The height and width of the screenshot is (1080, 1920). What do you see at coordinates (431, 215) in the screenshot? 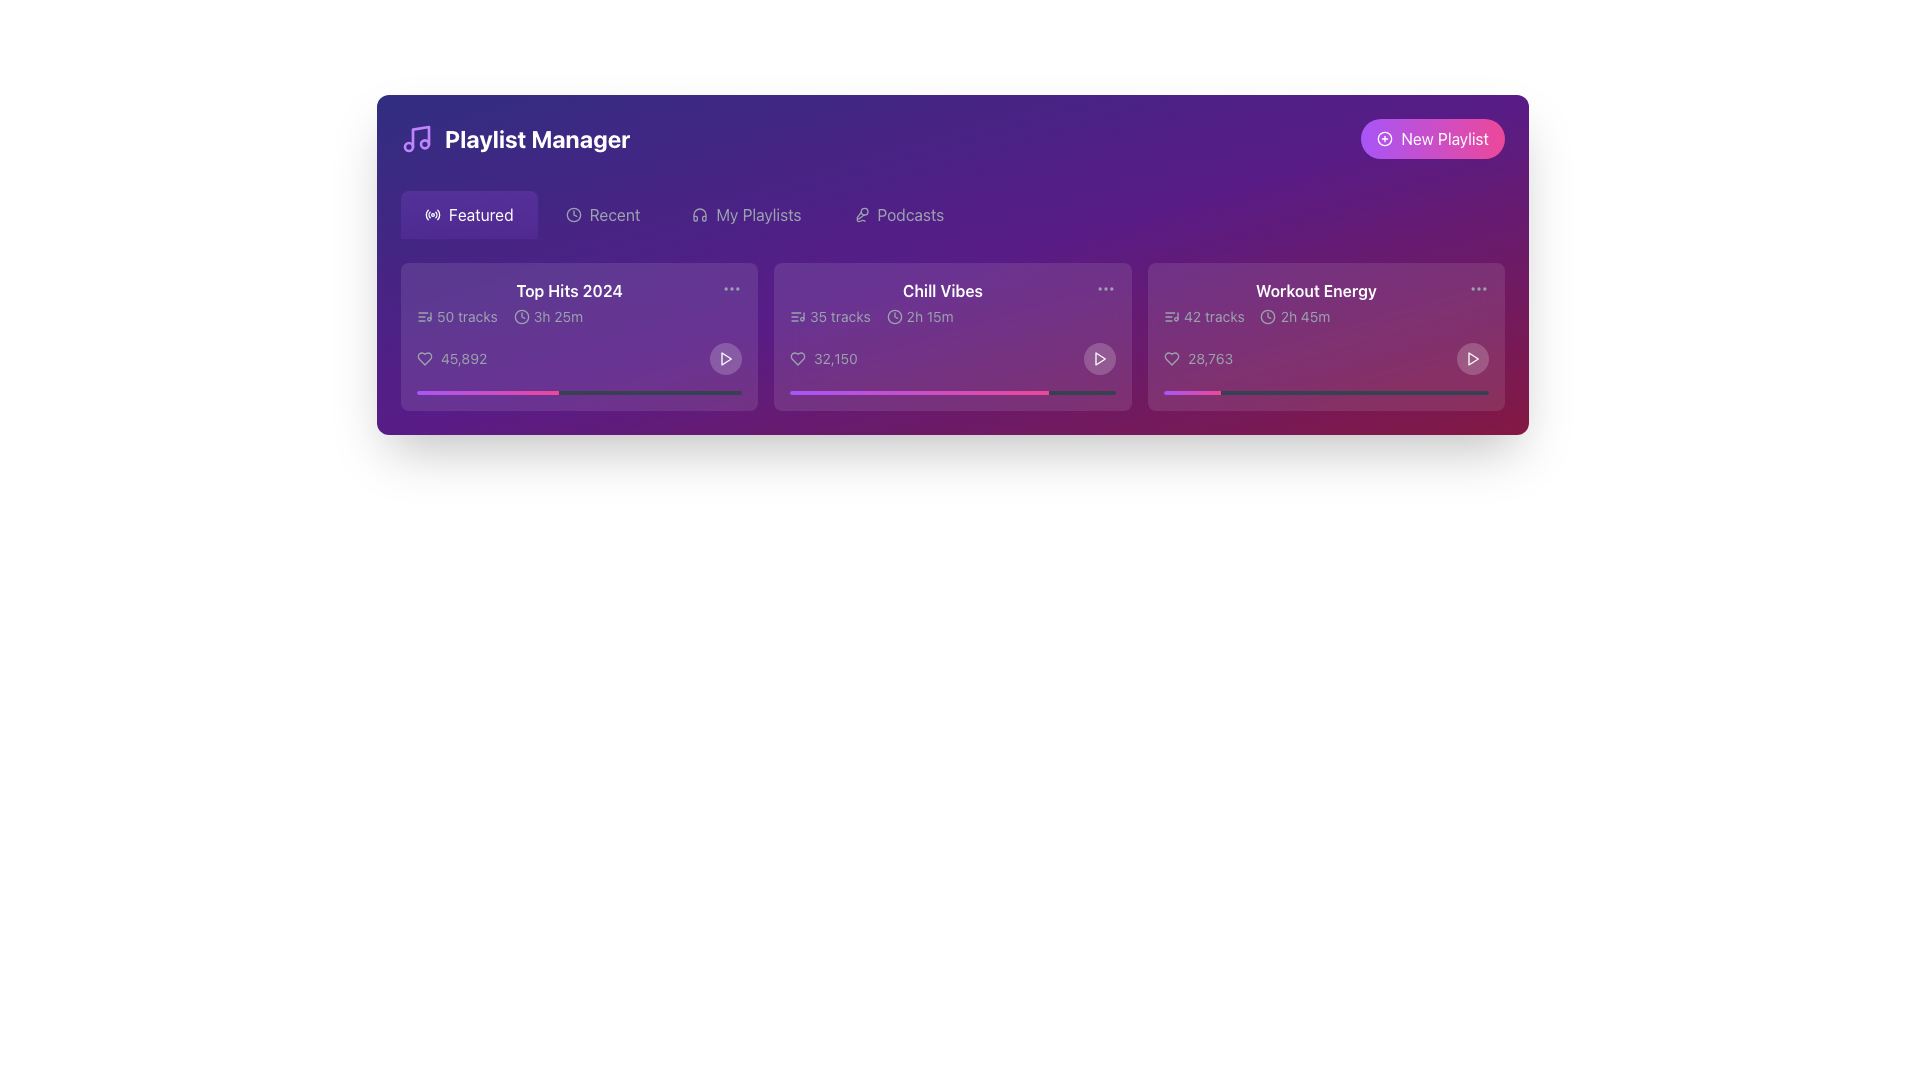
I see `the decorative icon representing the 'Featured' tab located in the navigation bar, positioned to the left of the word 'Featured'` at bounding box center [431, 215].